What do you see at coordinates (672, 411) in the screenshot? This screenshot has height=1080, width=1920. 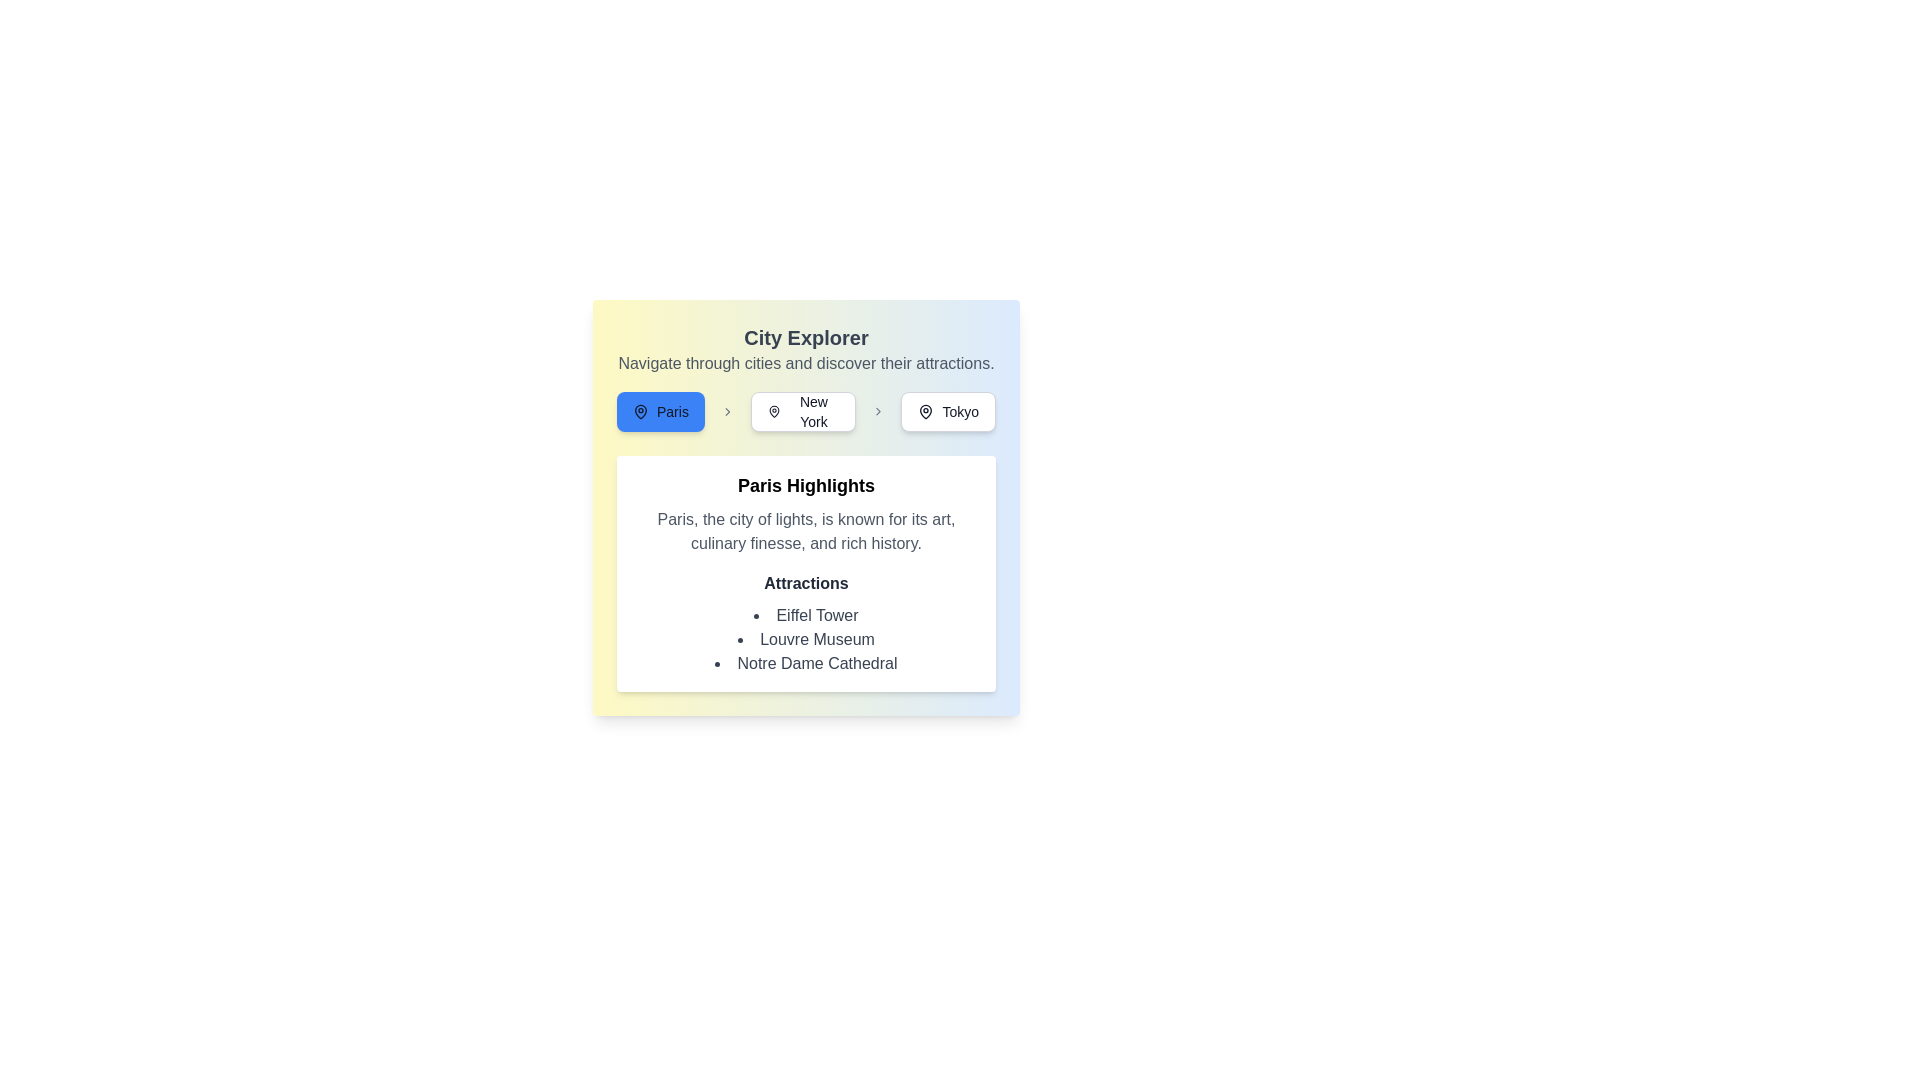 I see `the 'Paris' text button, which is the first button in the group of city navigation options, displayed in white text on a blue background` at bounding box center [672, 411].